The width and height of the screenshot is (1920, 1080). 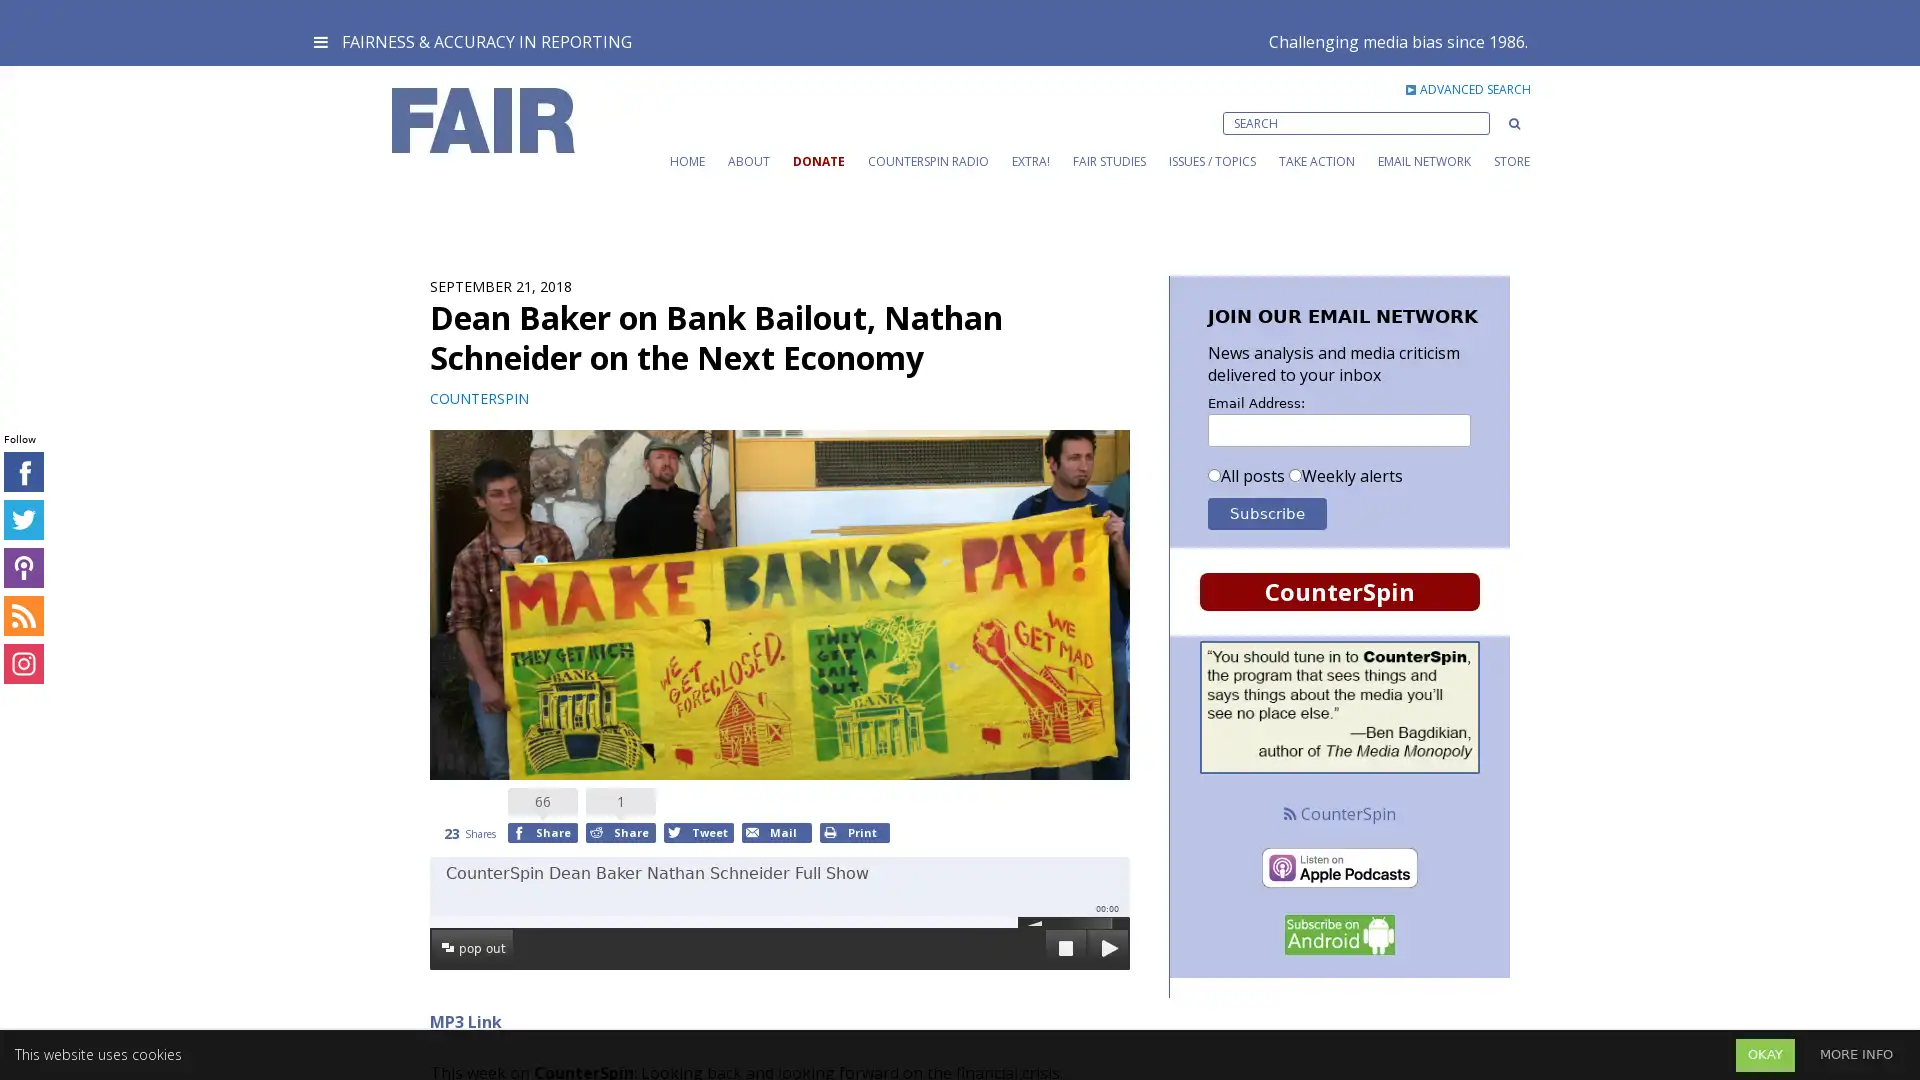 I want to click on Share to Facebook, so click(x=542, y=801).